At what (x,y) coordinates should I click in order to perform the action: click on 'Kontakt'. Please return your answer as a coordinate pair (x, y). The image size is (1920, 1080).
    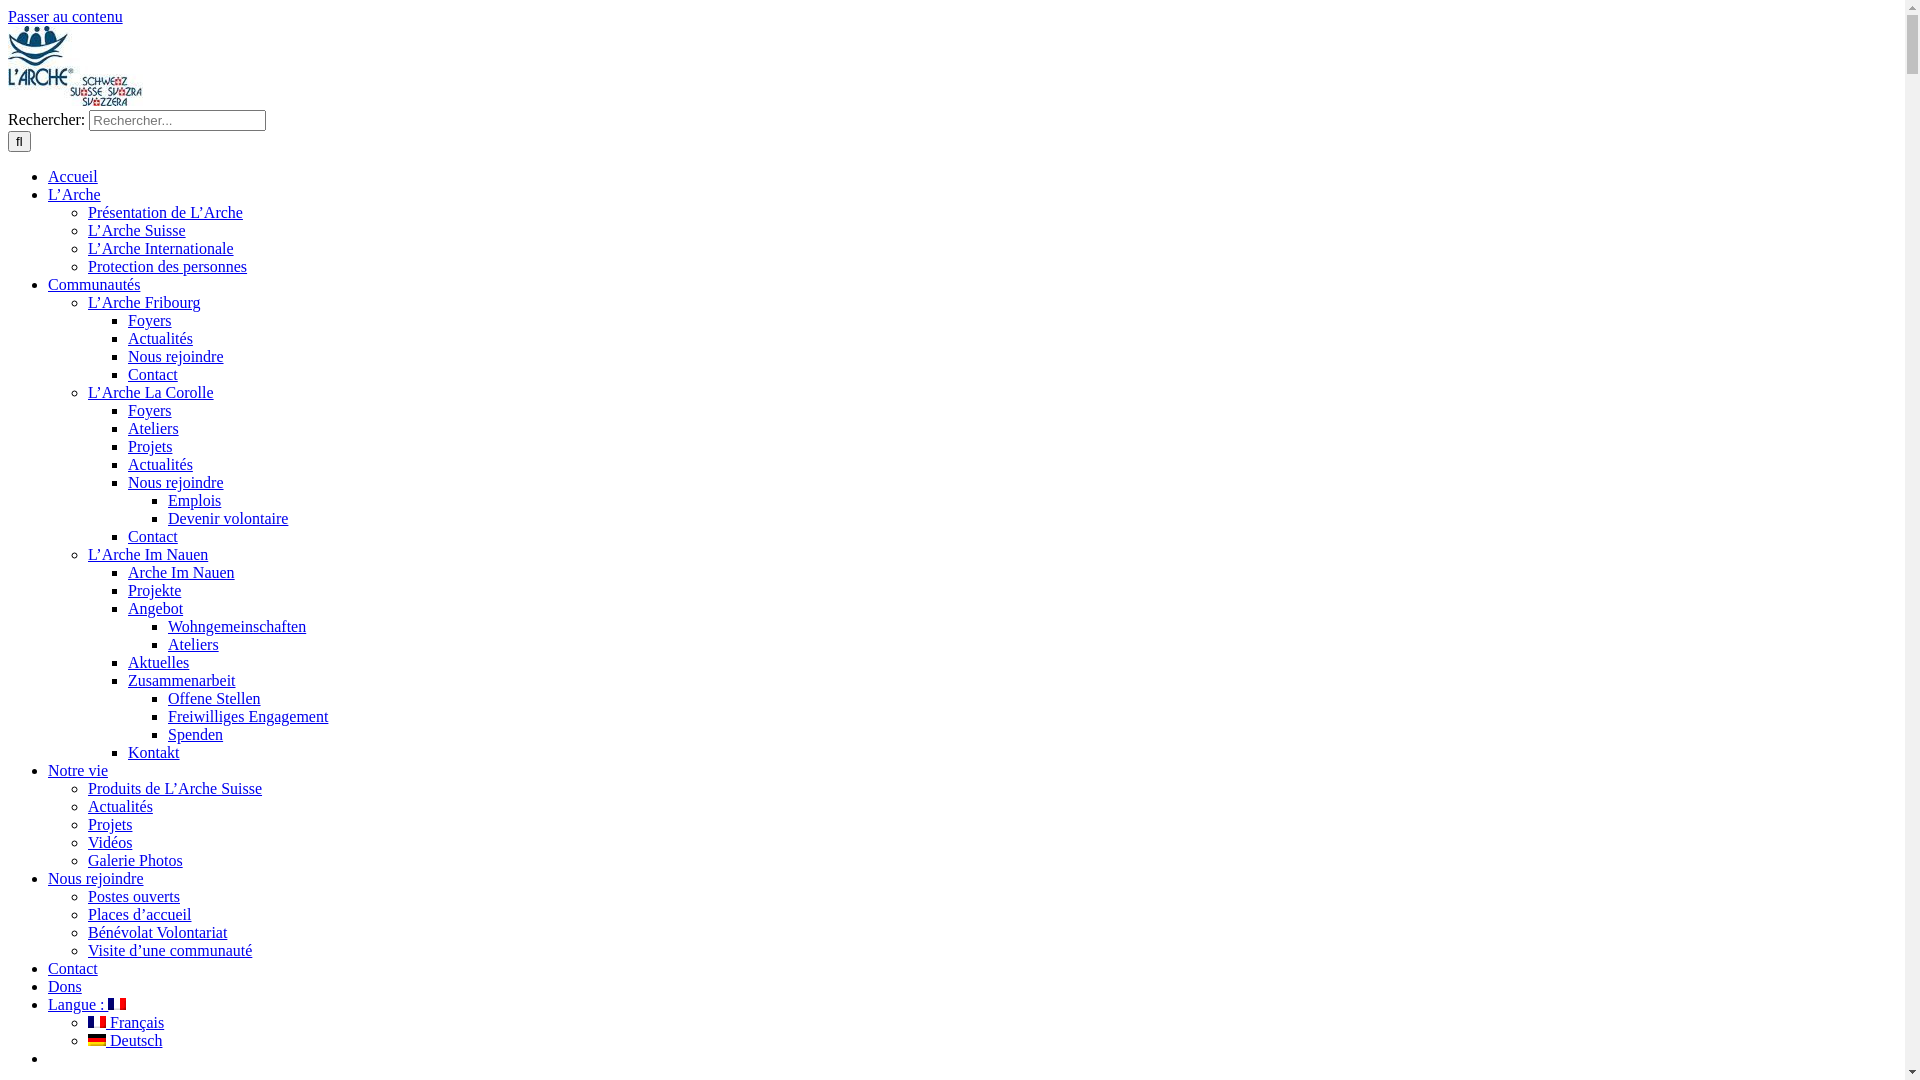
    Looking at the image, I should click on (152, 752).